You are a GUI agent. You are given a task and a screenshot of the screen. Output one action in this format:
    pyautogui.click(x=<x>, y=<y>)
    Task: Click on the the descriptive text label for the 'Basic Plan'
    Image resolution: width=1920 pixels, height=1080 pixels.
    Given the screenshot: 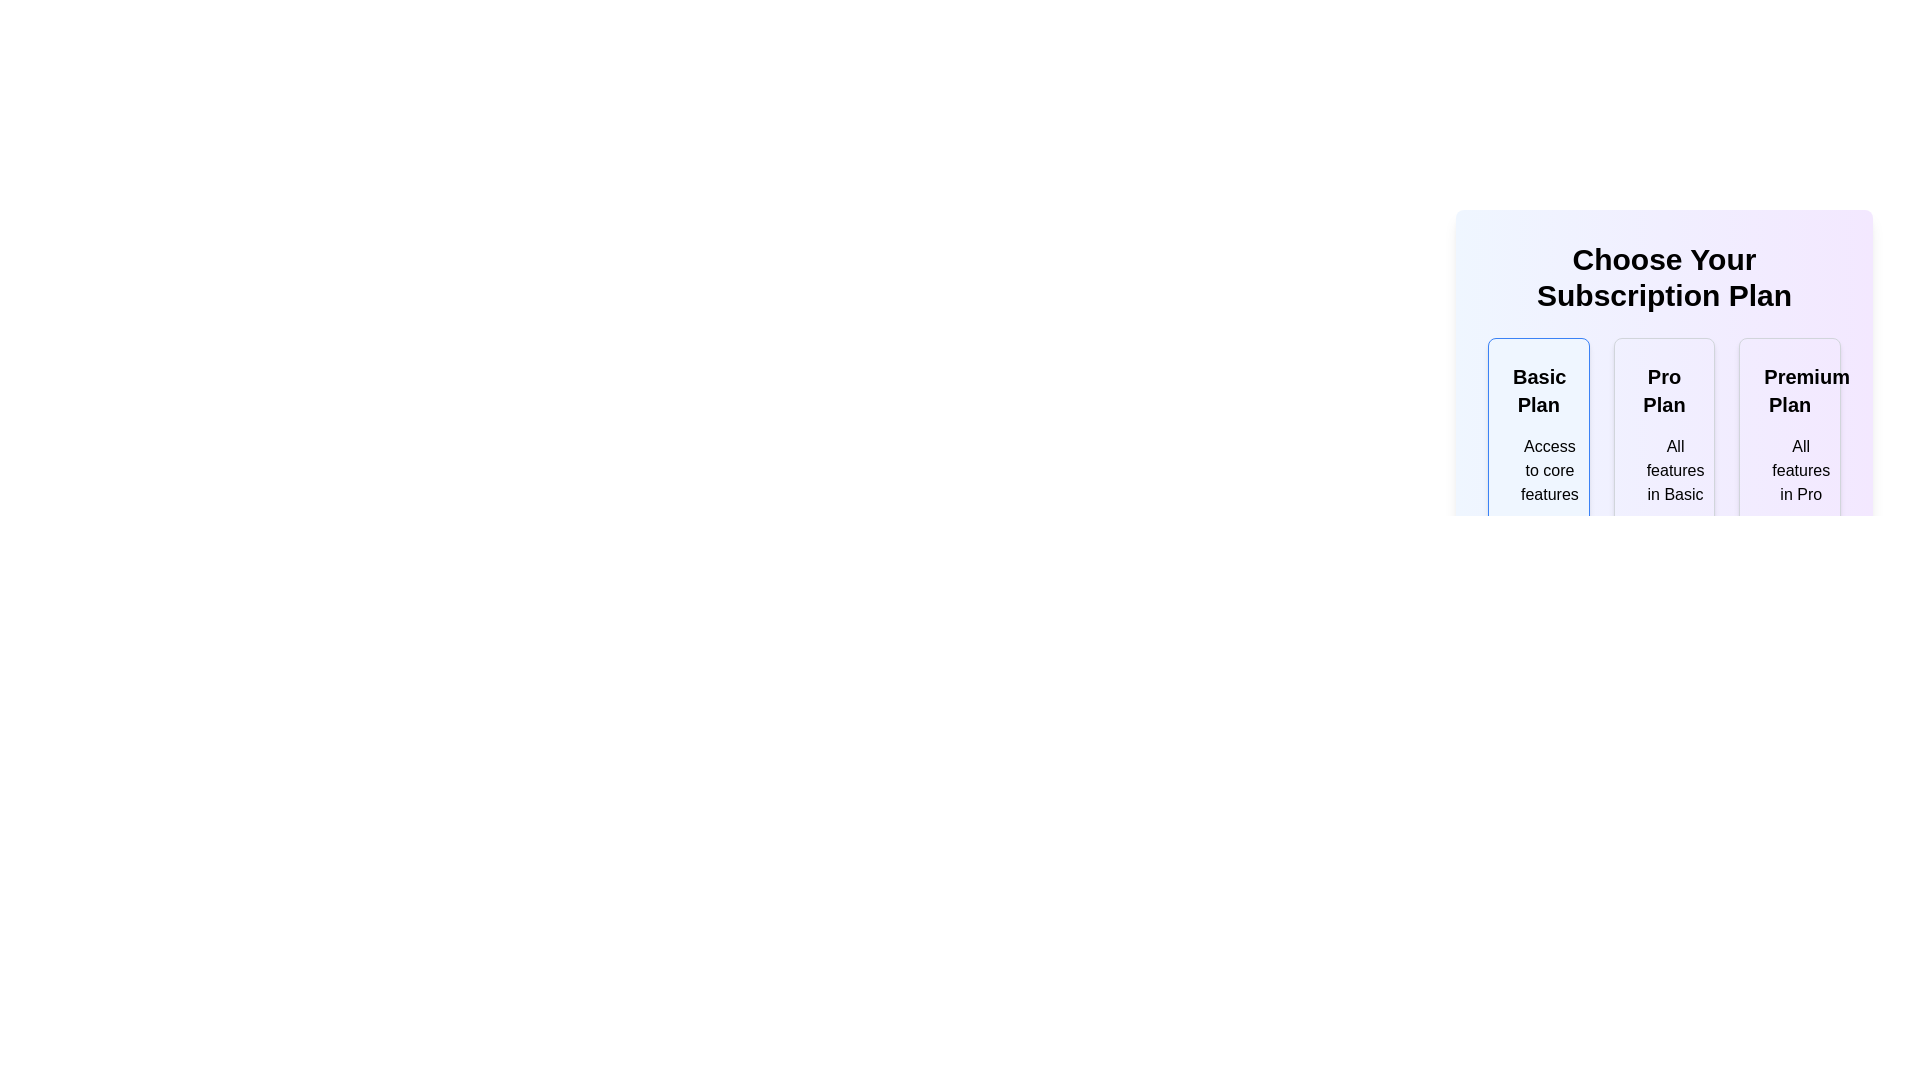 What is the action you would take?
    pyautogui.click(x=1548, y=470)
    